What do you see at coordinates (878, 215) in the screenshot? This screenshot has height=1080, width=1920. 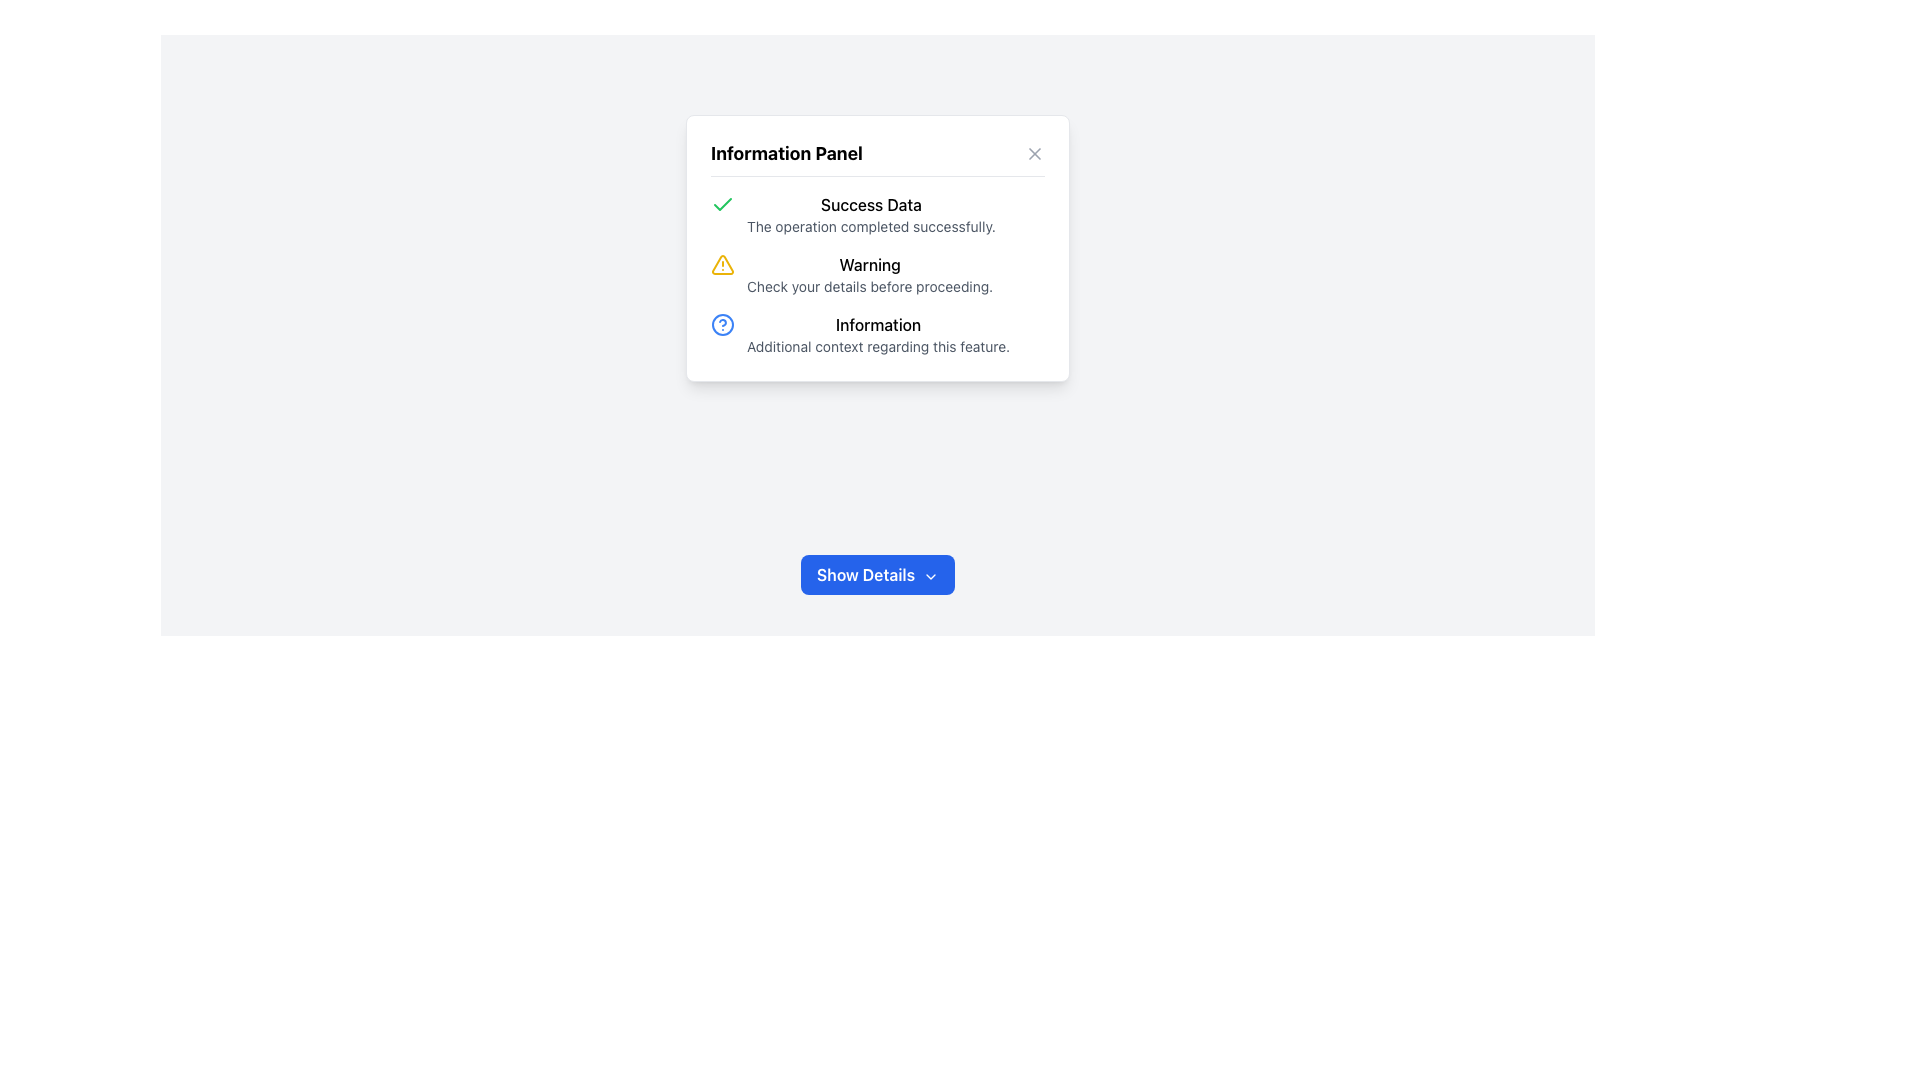 I see `the green checkmark notification indicating 'Success Data' at the top of the notifications panel` at bounding box center [878, 215].